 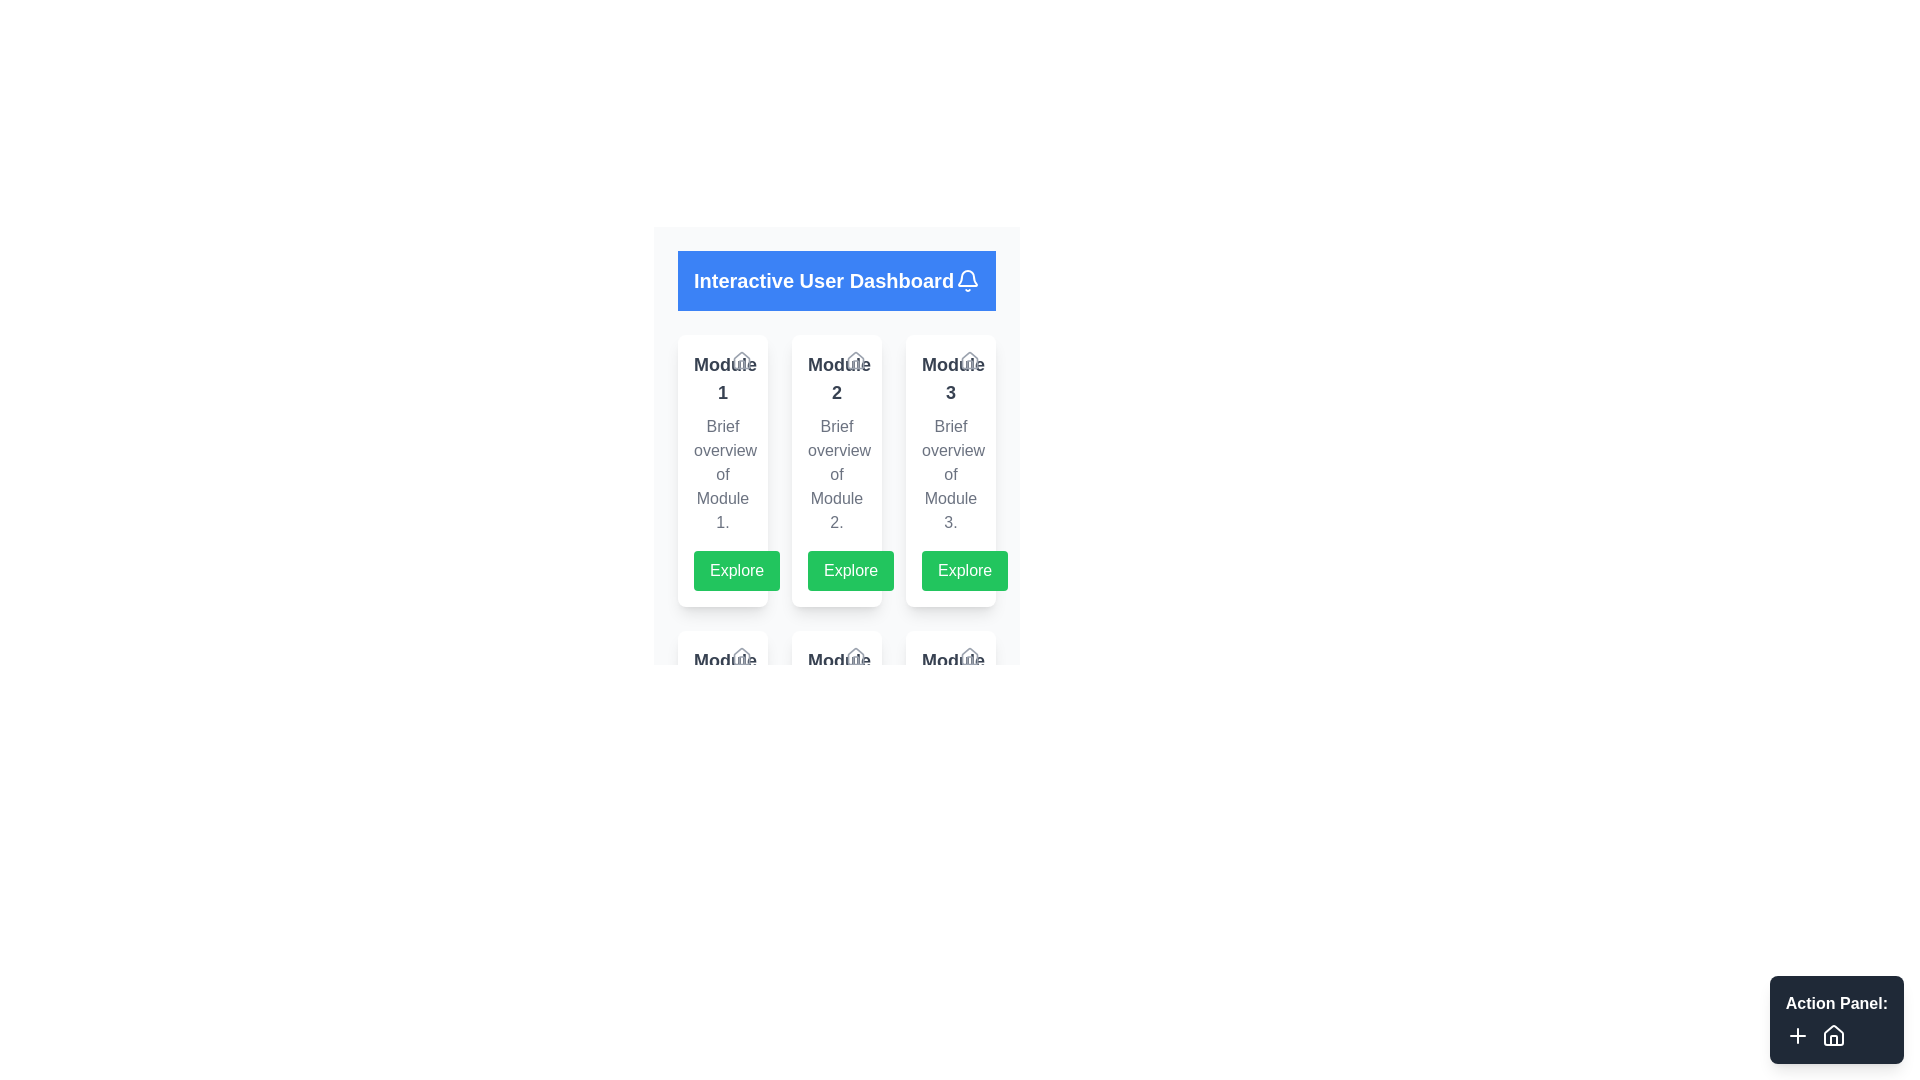 I want to click on the descriptive text about Module 1, located underneath the title 'Module 1' and above the green 'Explore' button, so click(x=722, y=474).